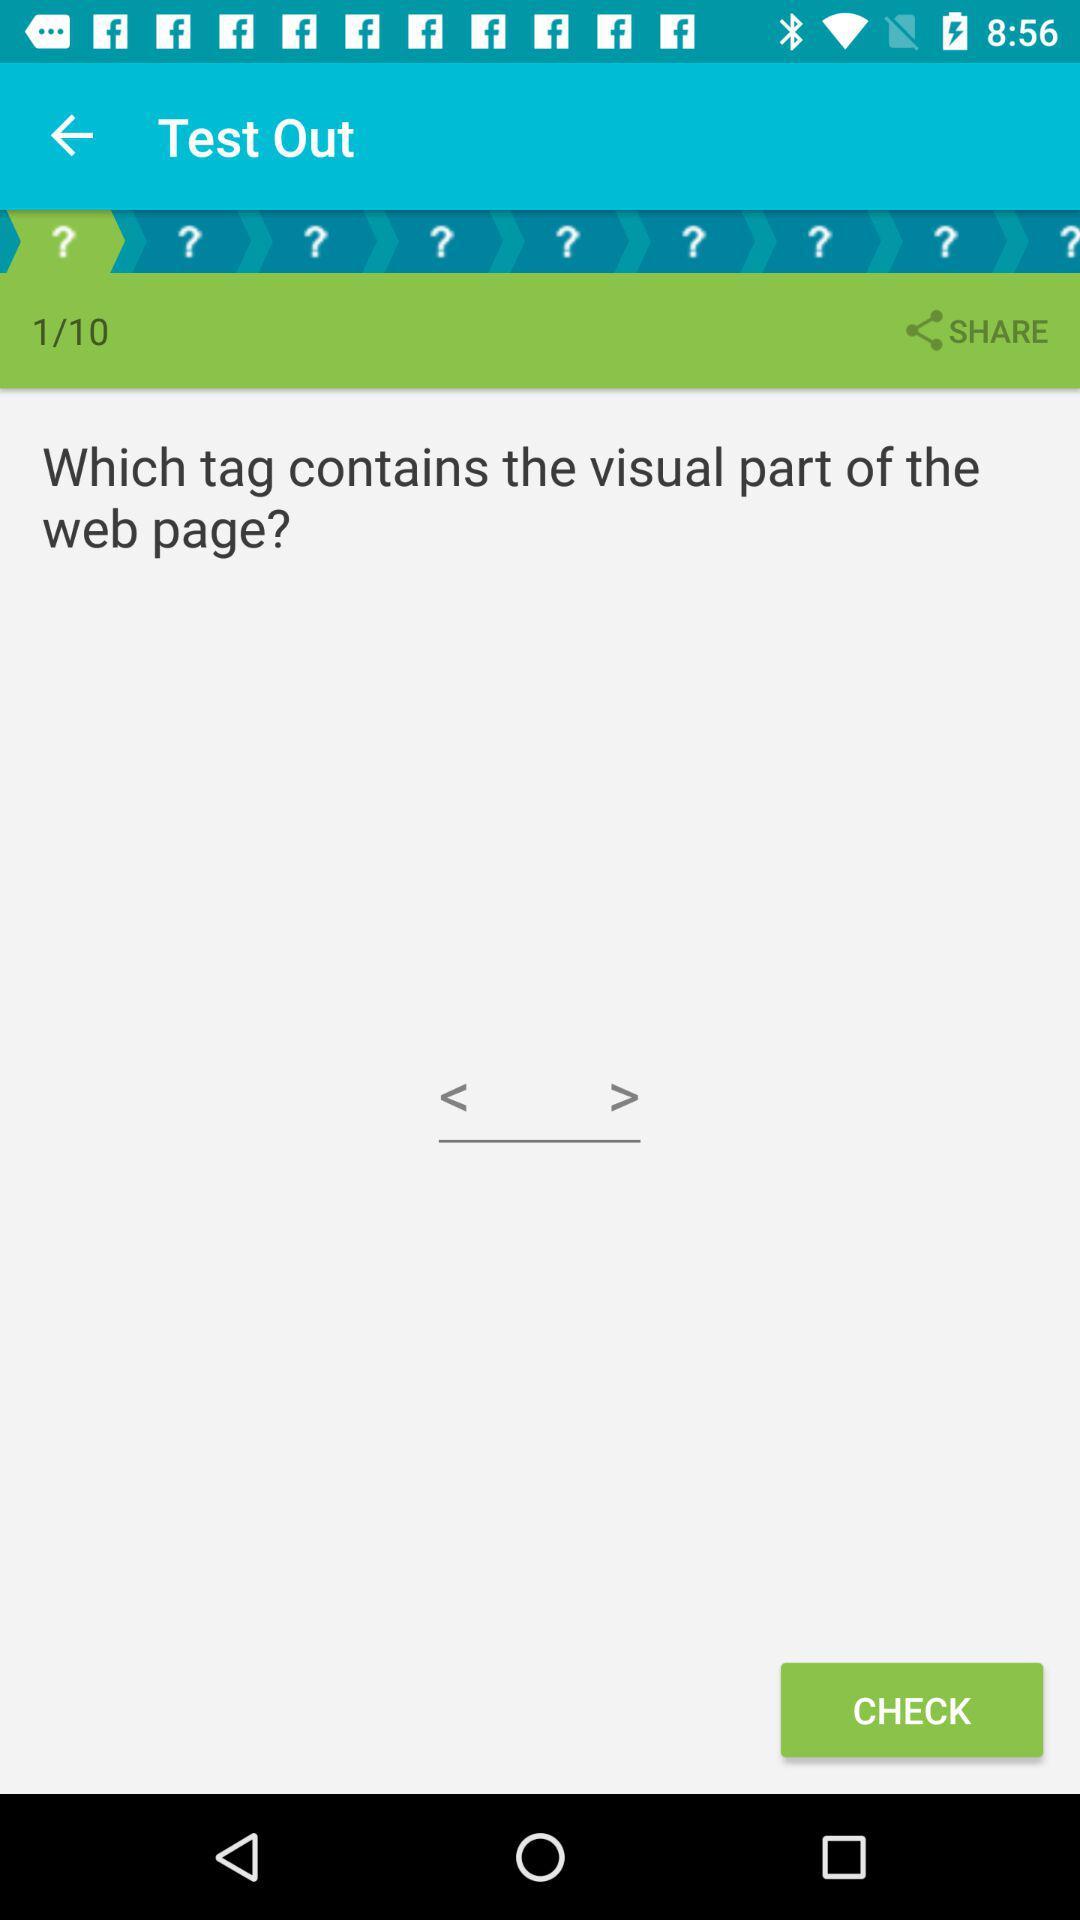  What do you see at coordinates (315, 240) in the screenshot?
I see `the help icon` at bounding box center [315, 240].